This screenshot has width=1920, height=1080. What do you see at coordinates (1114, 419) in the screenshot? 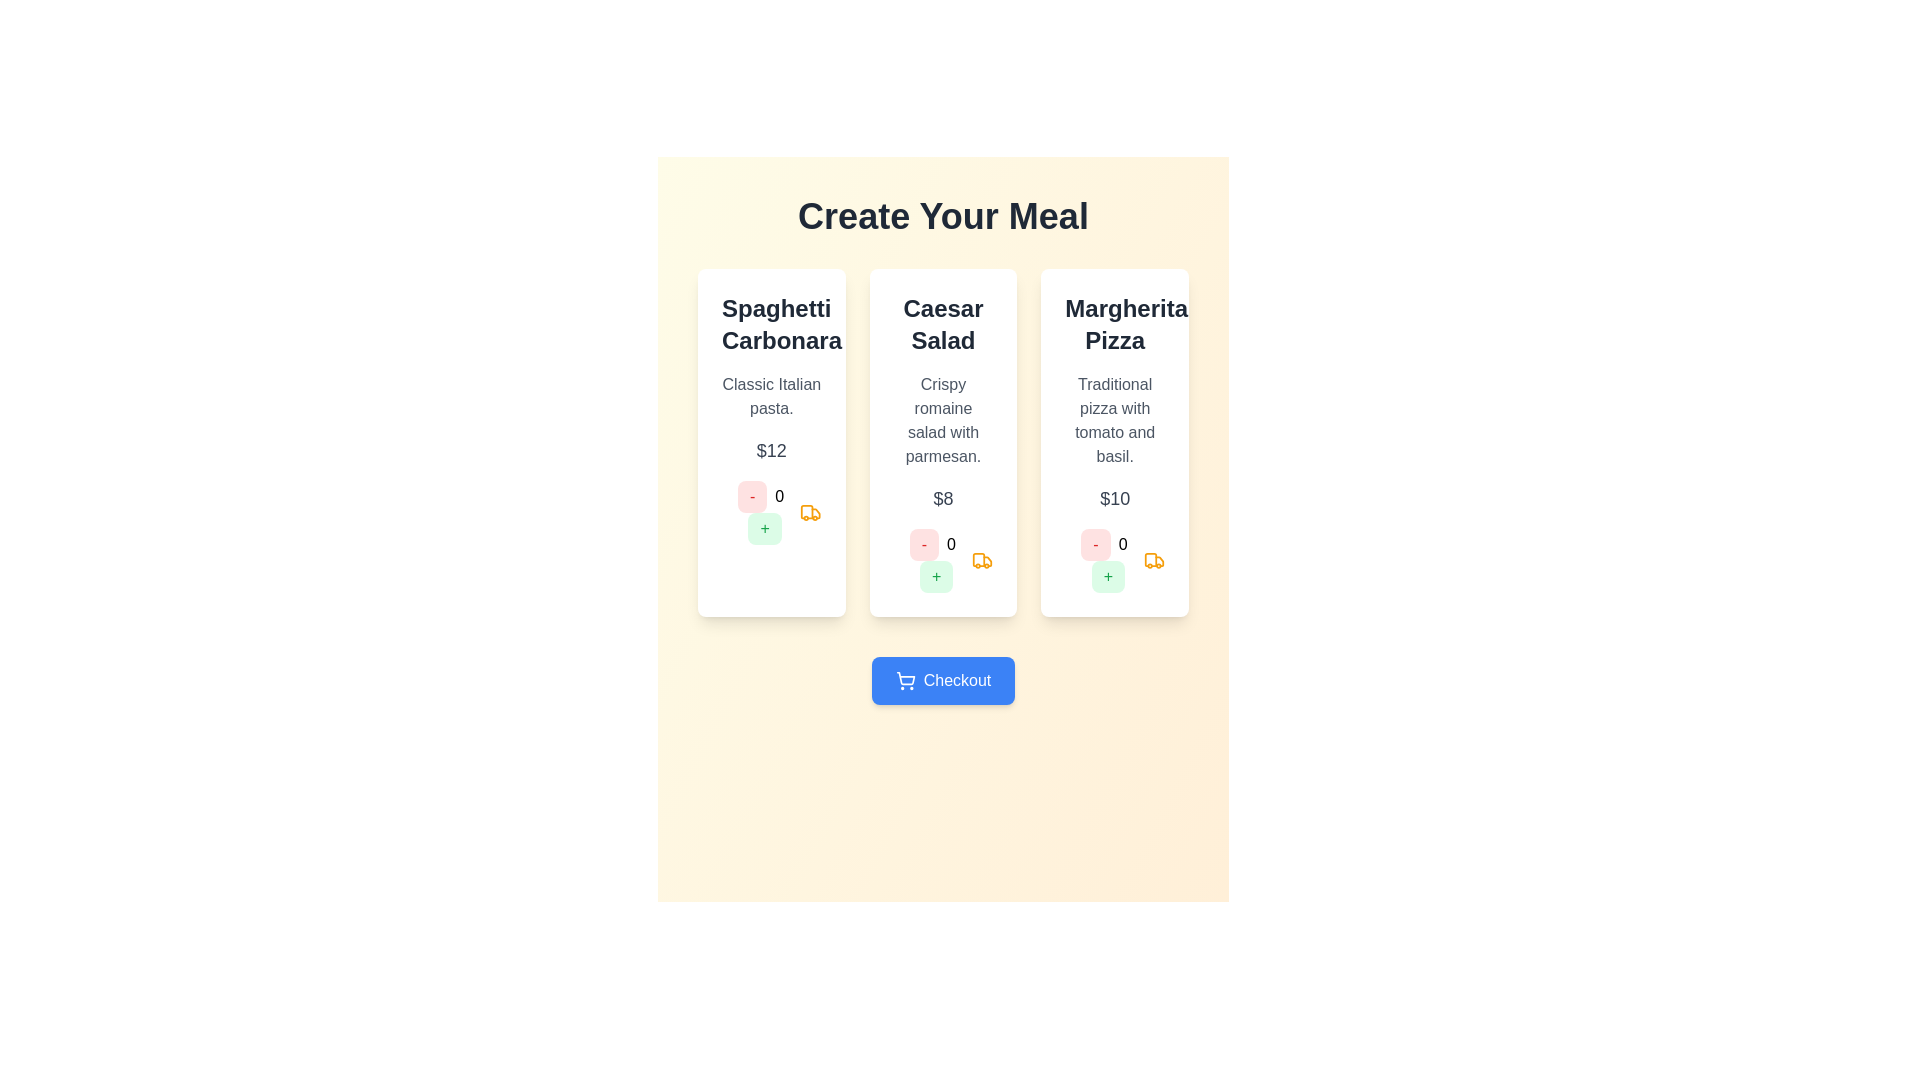
I see `the Text label providing a description of the Margherita Pizza, which is located within the Margherita Pizza card, directly below the main title and above the price, centered horizontally` at bounding box center [1114, 419].